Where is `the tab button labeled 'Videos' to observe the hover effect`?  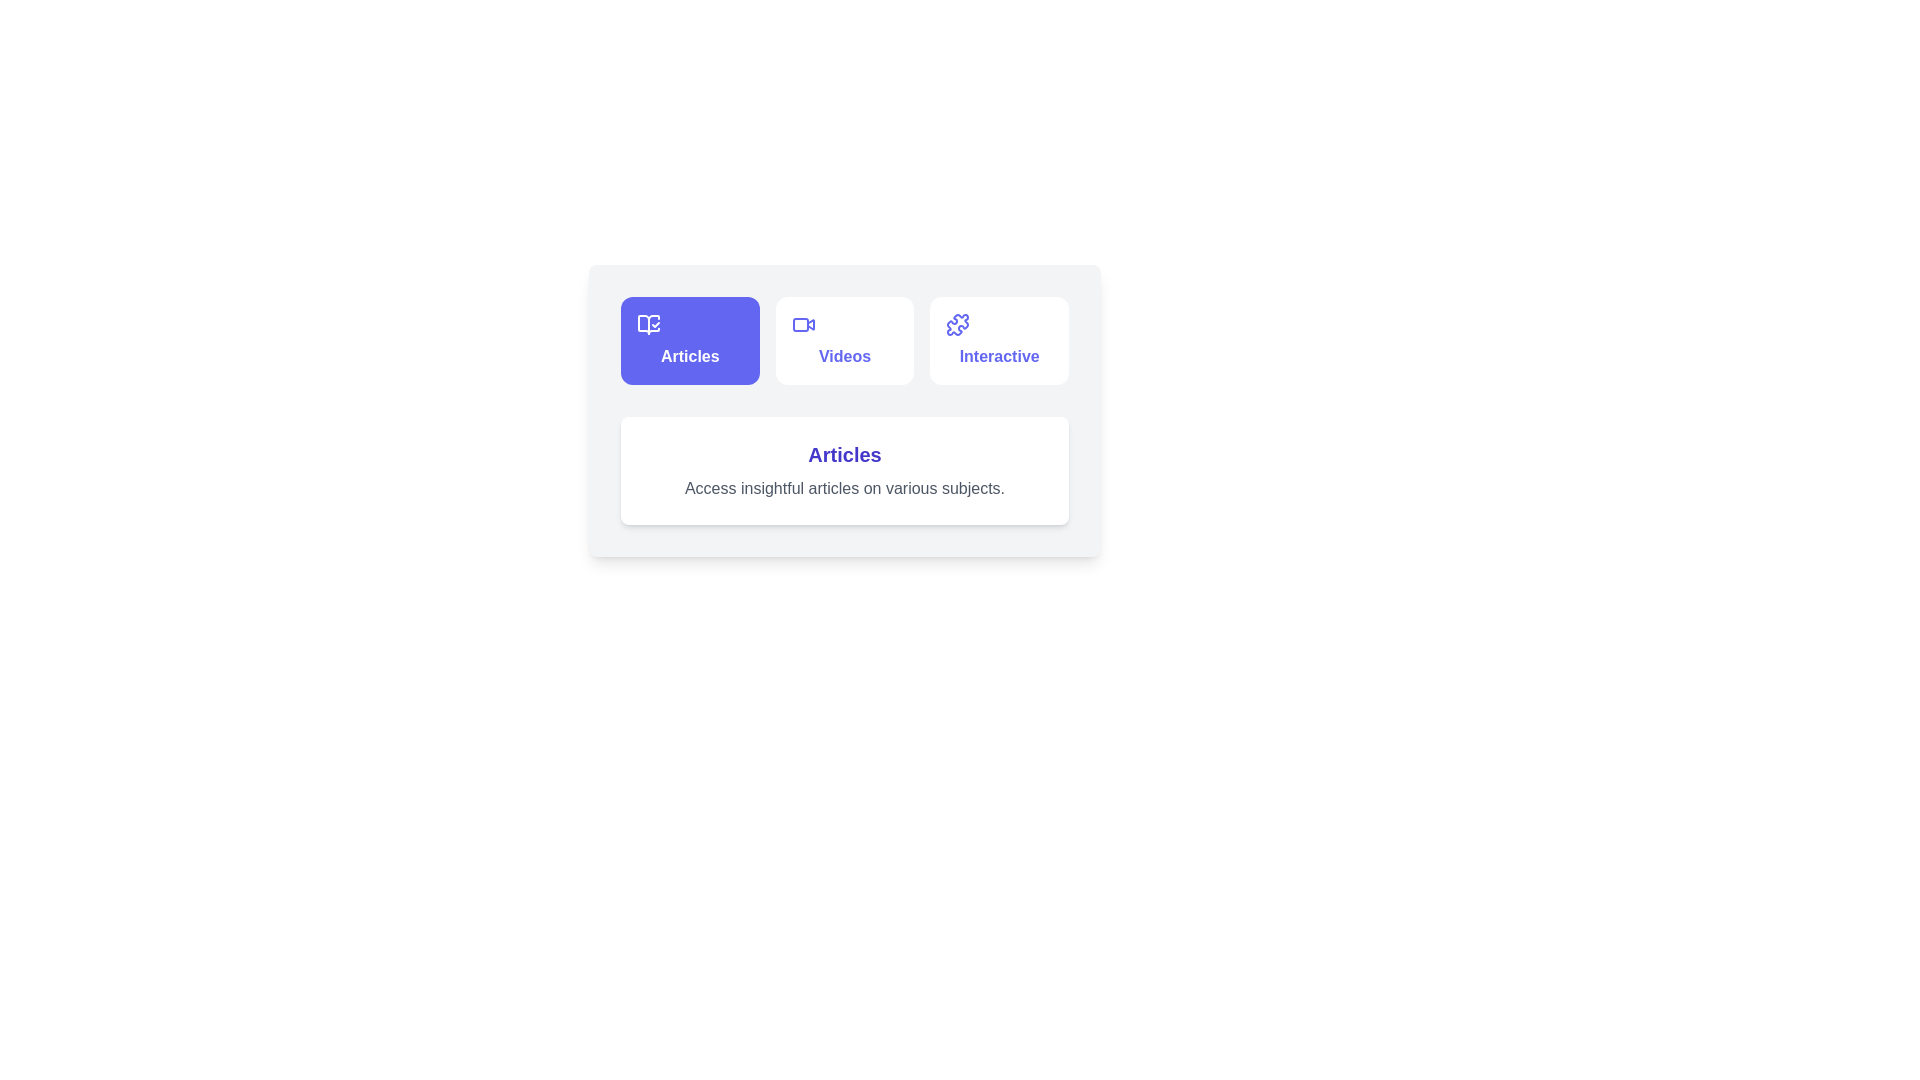 the tab button labeled 'Videos' to observe the hover effect is located at coordinates (844, 339).